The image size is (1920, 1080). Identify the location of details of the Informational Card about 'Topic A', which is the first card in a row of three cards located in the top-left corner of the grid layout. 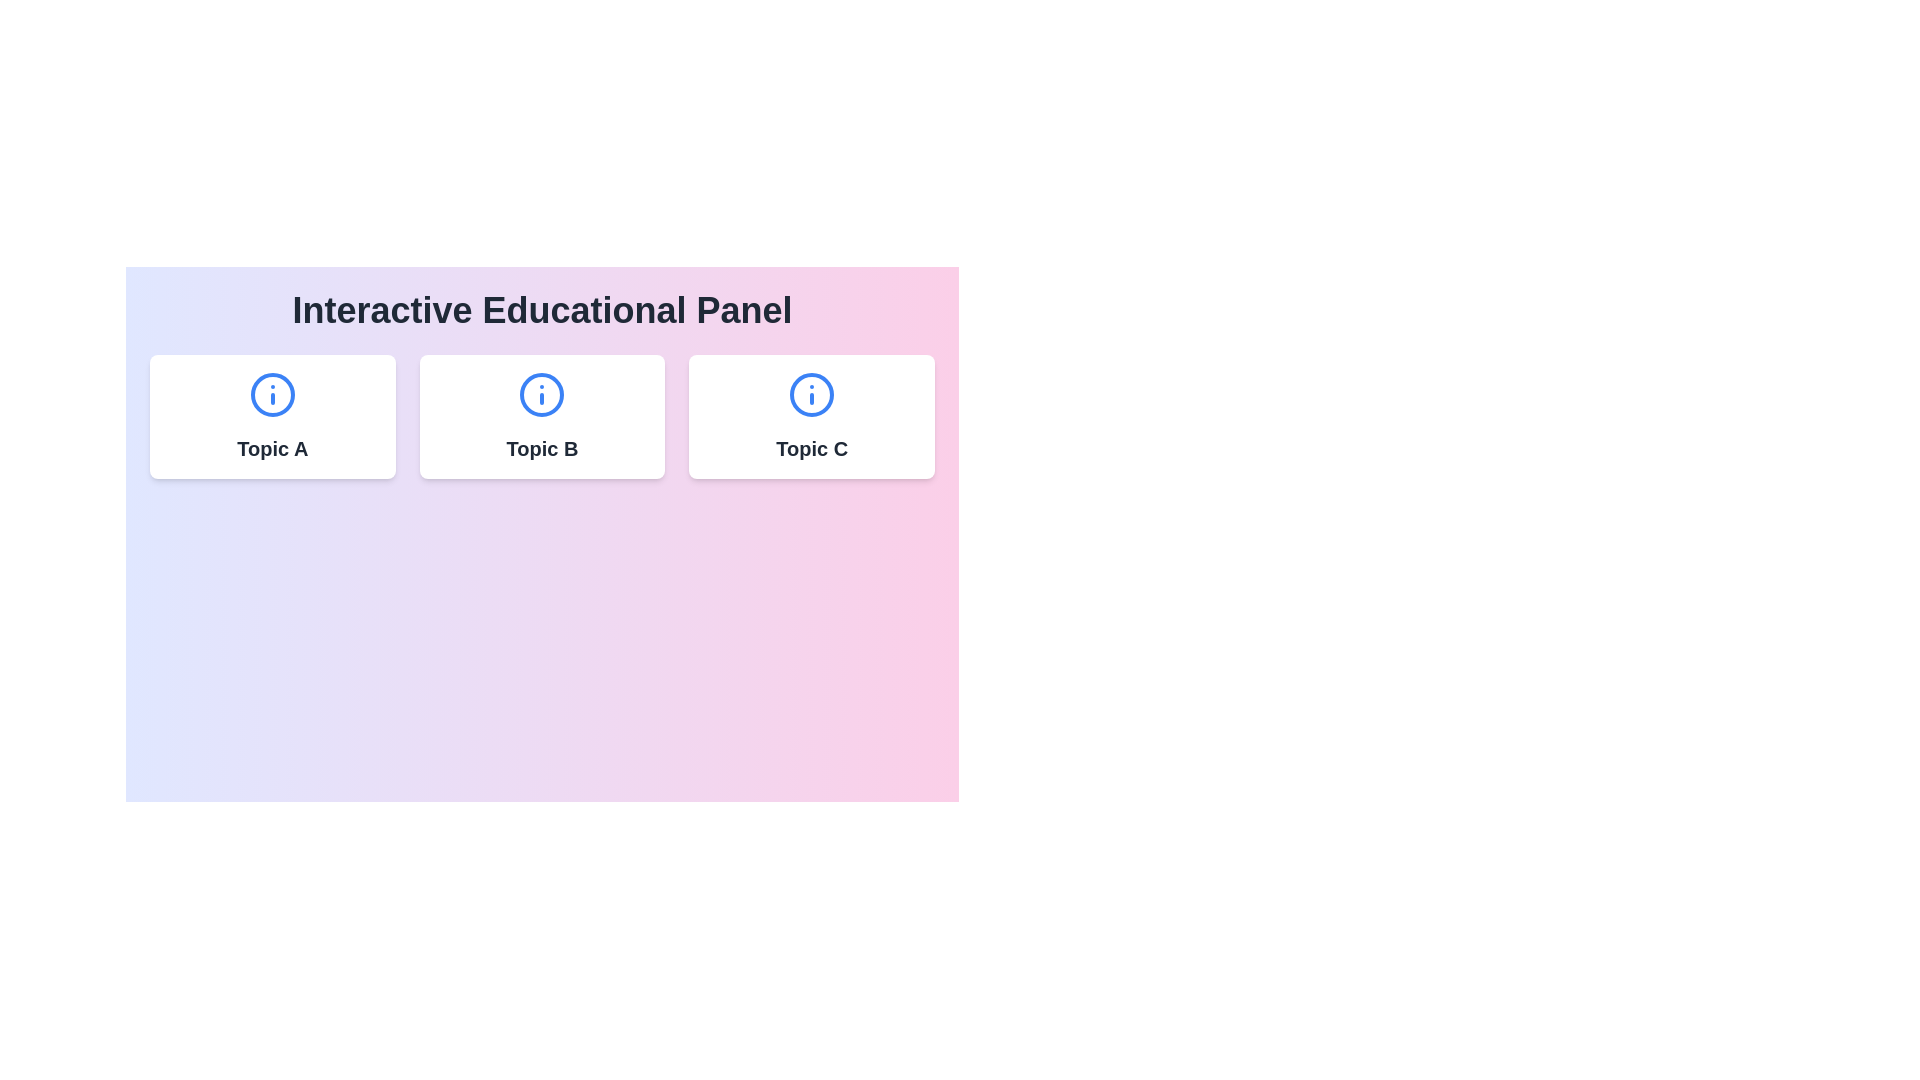
(271, 415).